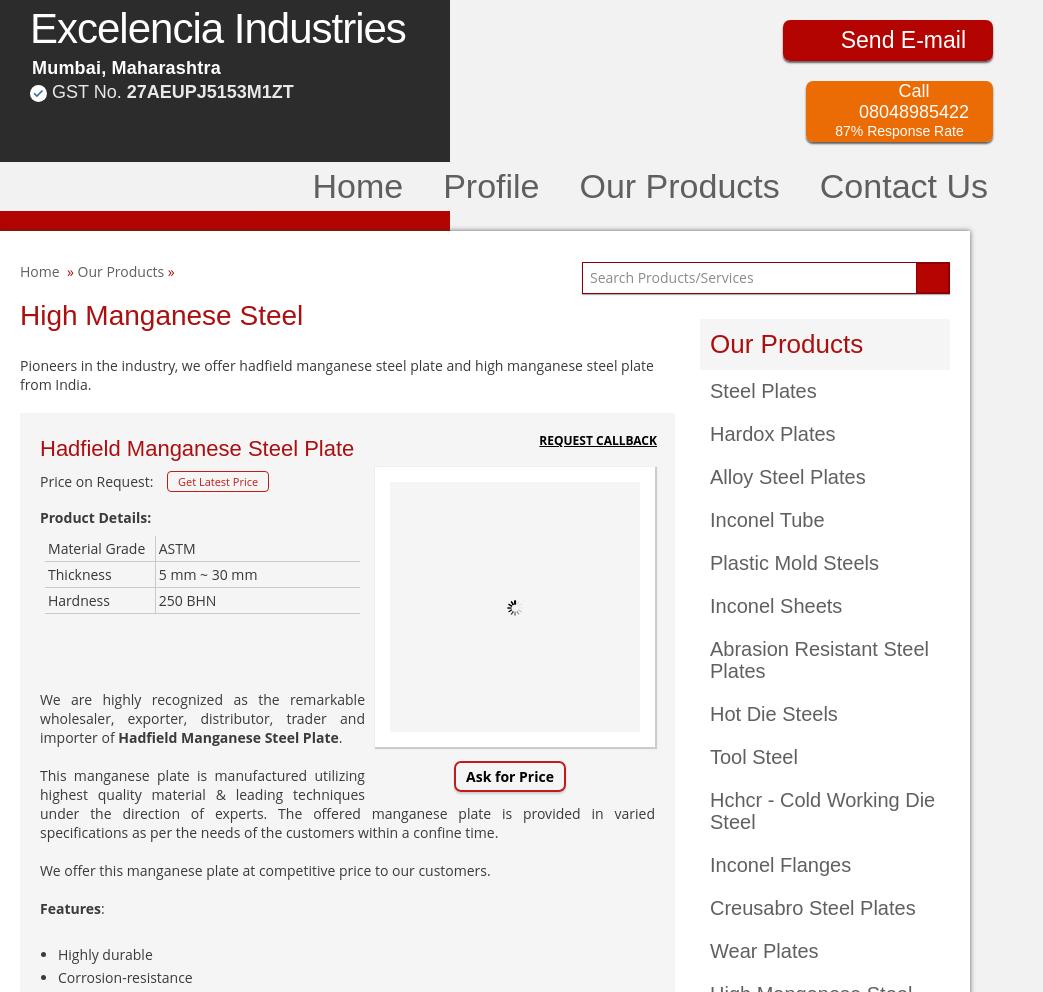 Image resolution: width=1043 pixels, height=992 pixels. I want to click on 'Wear Plates', so click(762, 950).